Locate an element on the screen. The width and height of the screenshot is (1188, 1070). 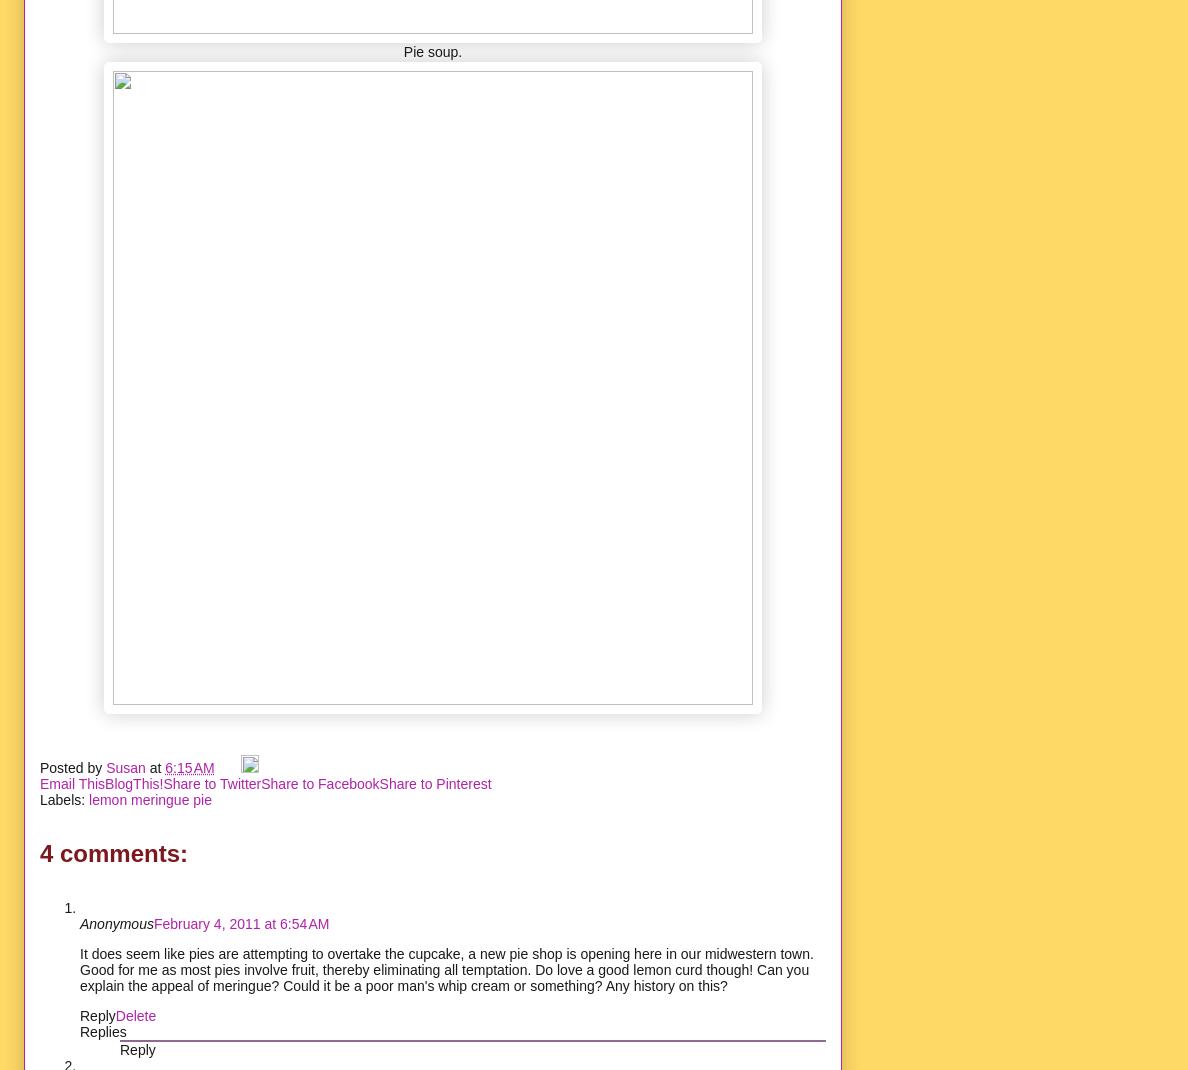
'Share to Pinterest' is located at coordinates (434, 782).